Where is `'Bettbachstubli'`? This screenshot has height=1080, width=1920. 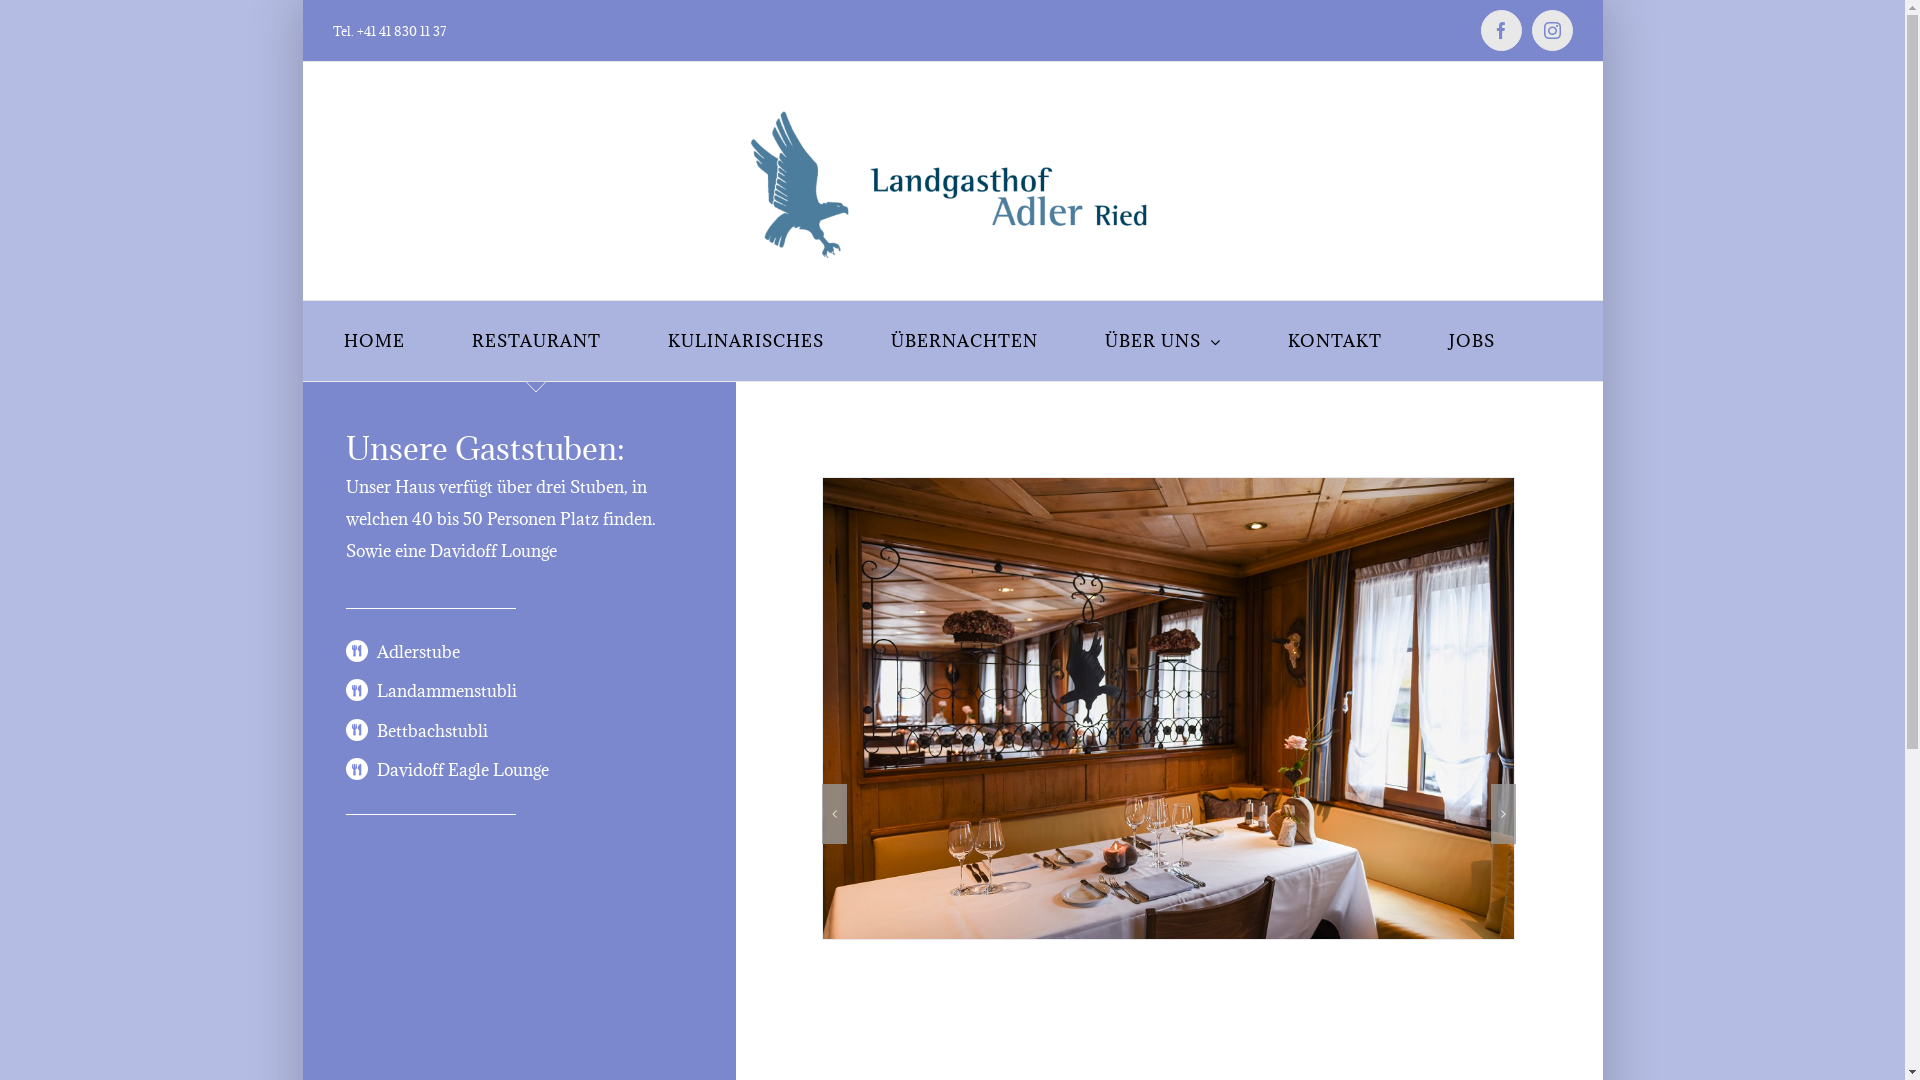 'Bettbachstubli' is located at coordinates (431, 731).